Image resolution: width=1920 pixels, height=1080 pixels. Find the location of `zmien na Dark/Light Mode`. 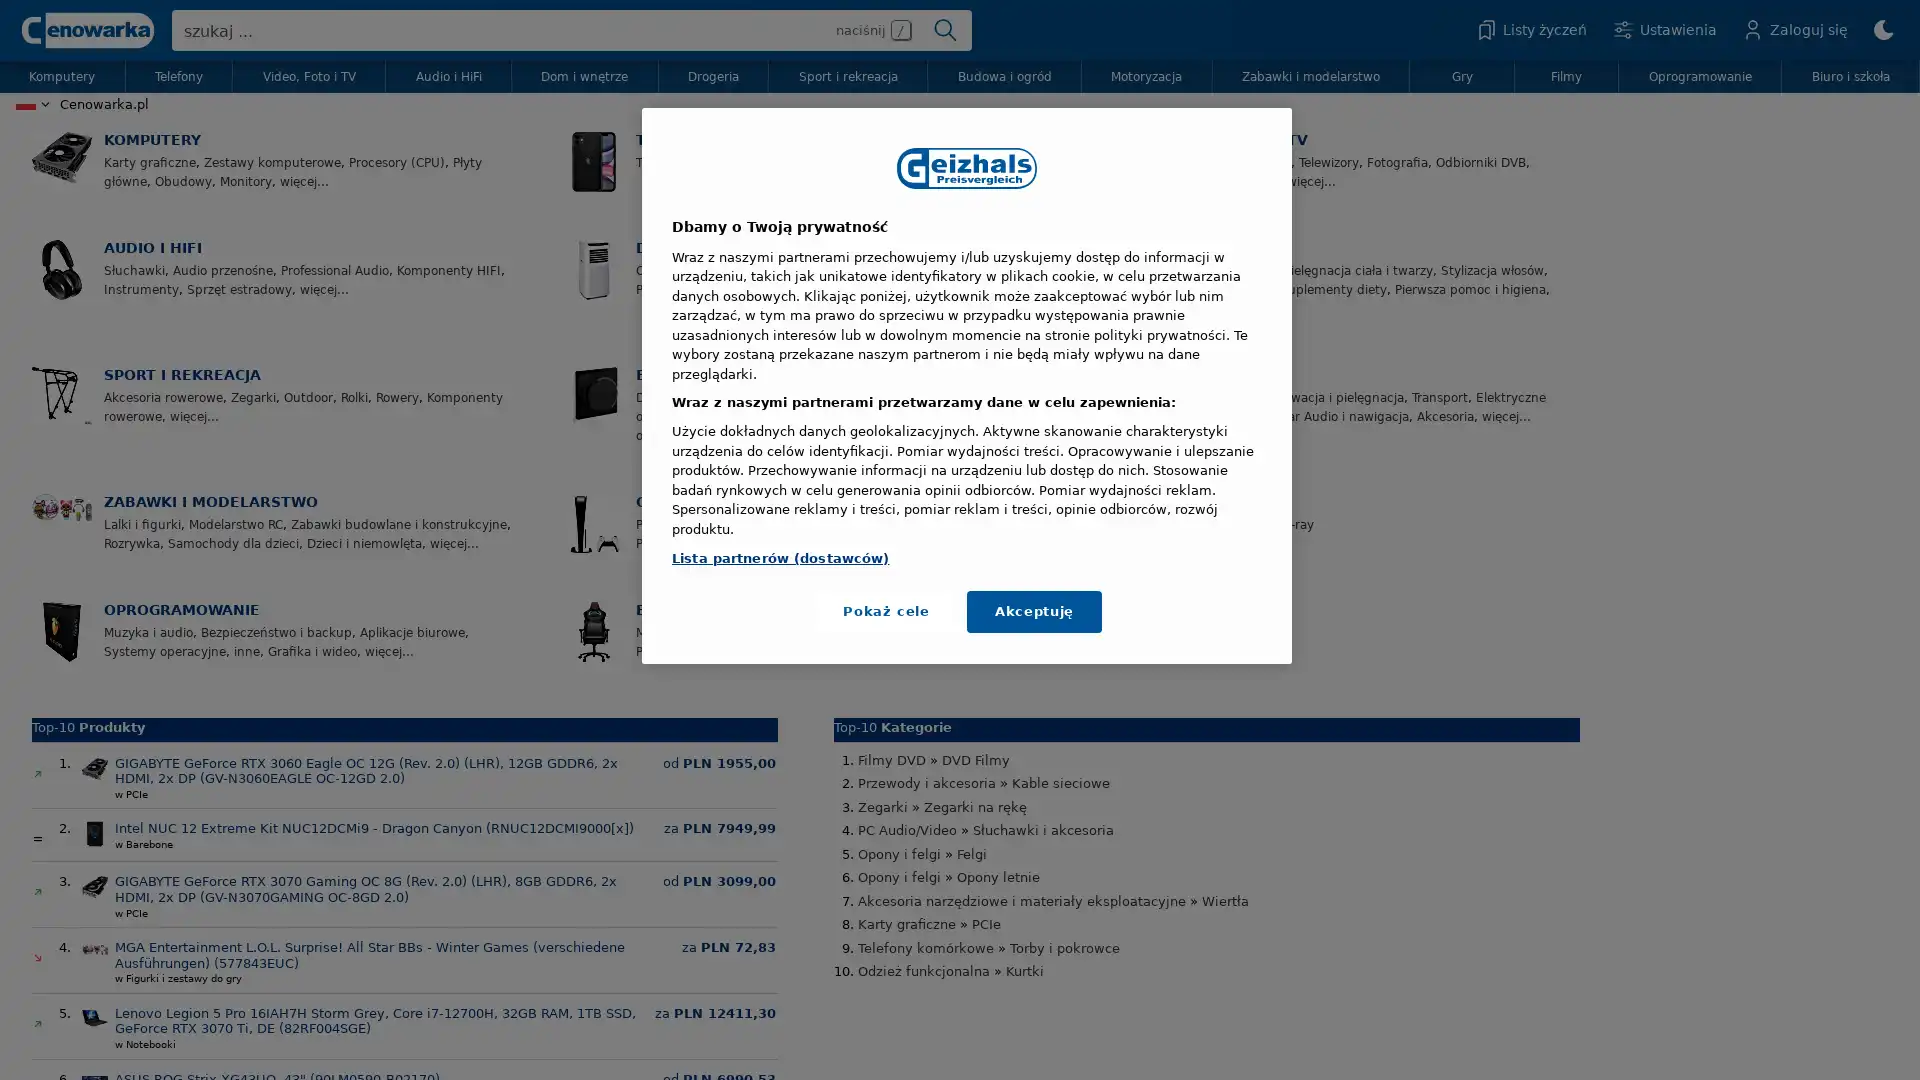

zmien na Dark/Light Mode is located at coordinates (1882, 30).